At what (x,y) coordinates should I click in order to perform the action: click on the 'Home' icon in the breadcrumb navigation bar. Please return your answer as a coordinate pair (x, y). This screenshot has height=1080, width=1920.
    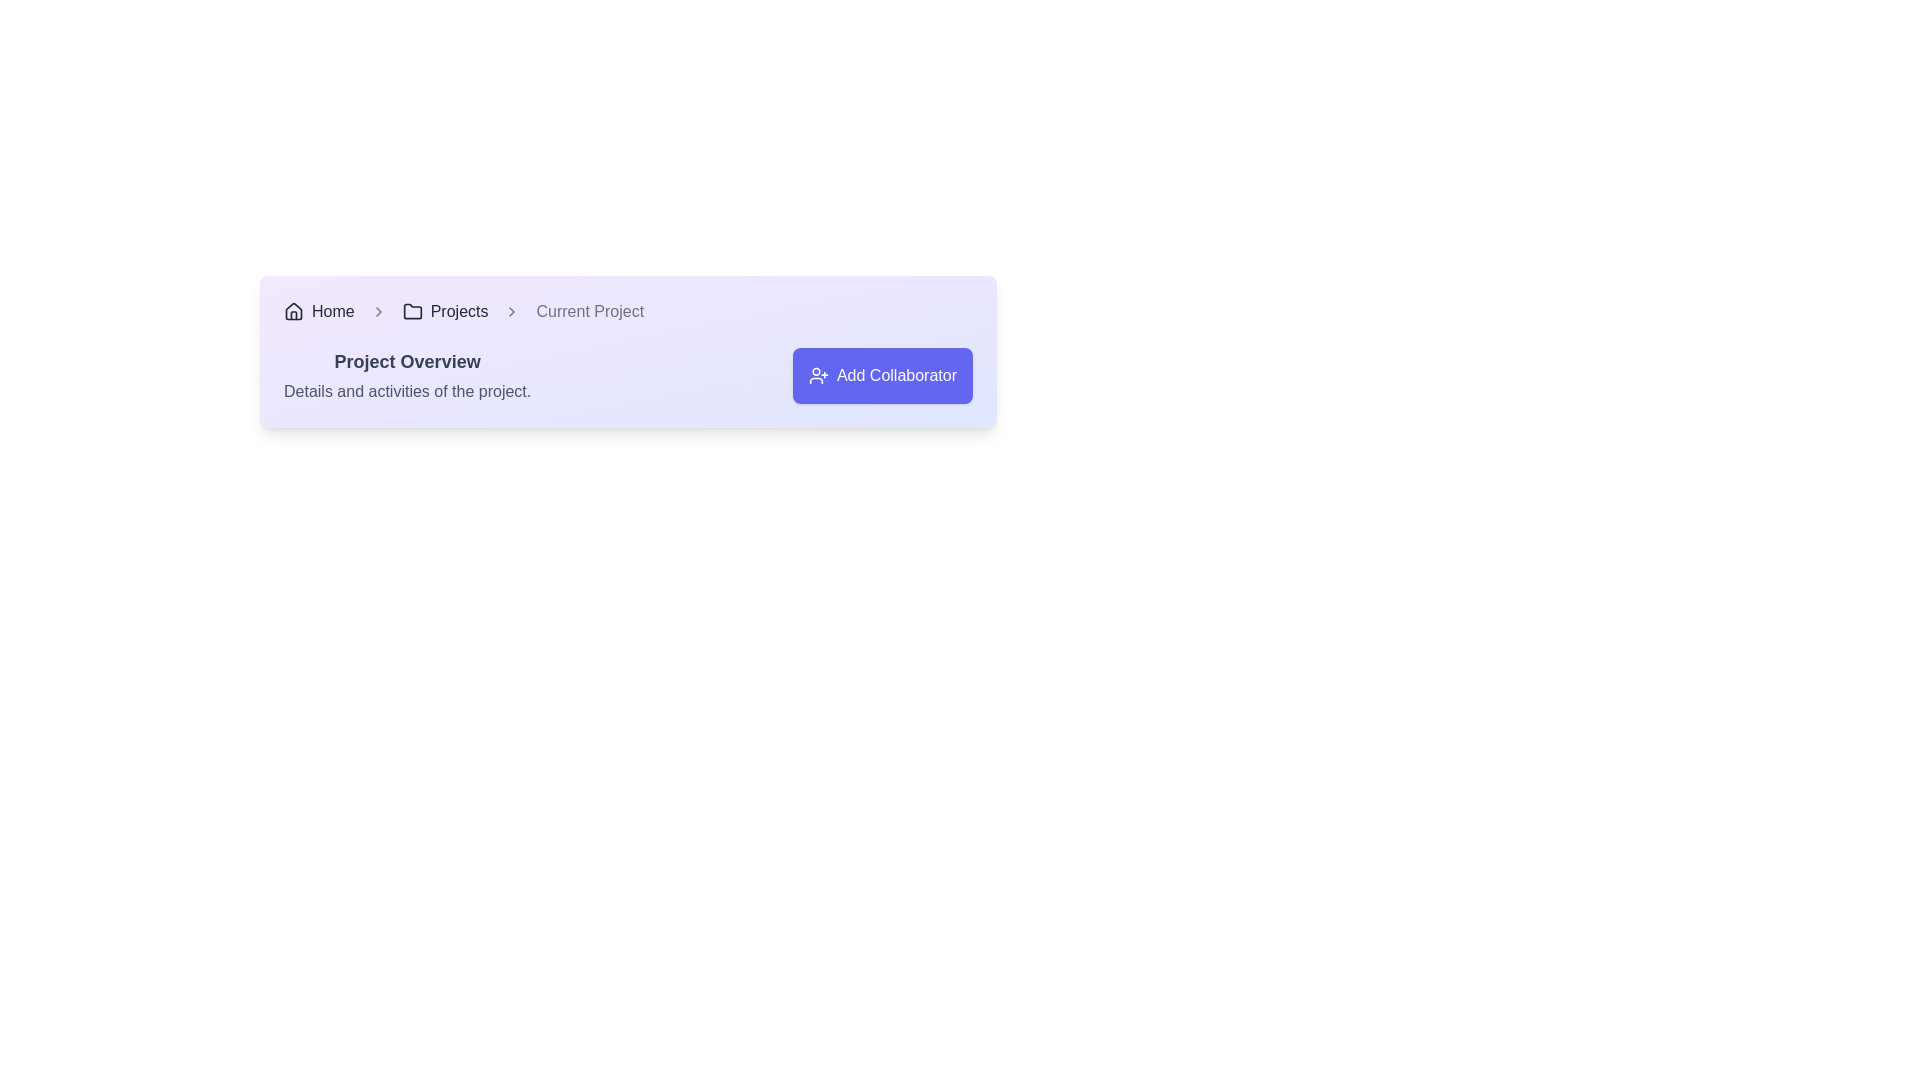
    Looking at the image, I should click on (292, 312).